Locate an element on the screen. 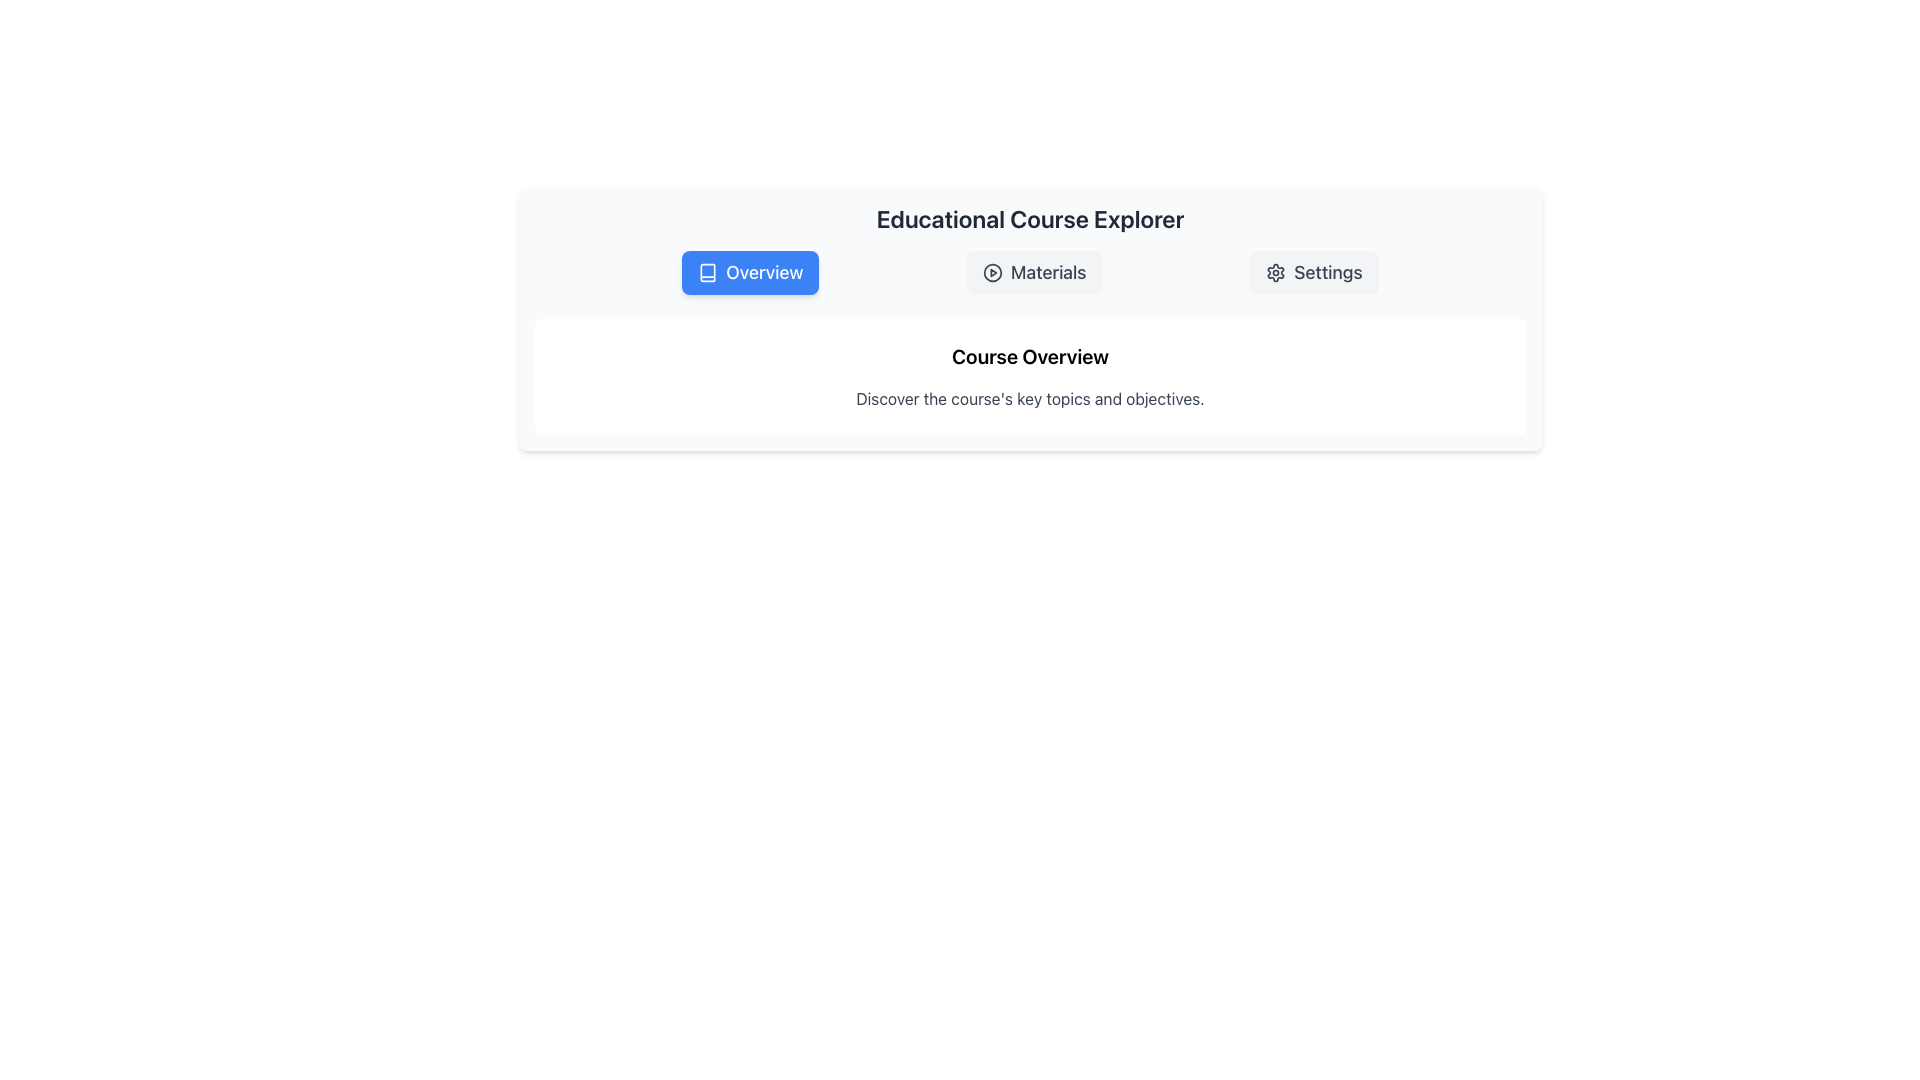  the text label 'Course Overview' which serves as a header for the content section is located at coordinates (1030, 356).